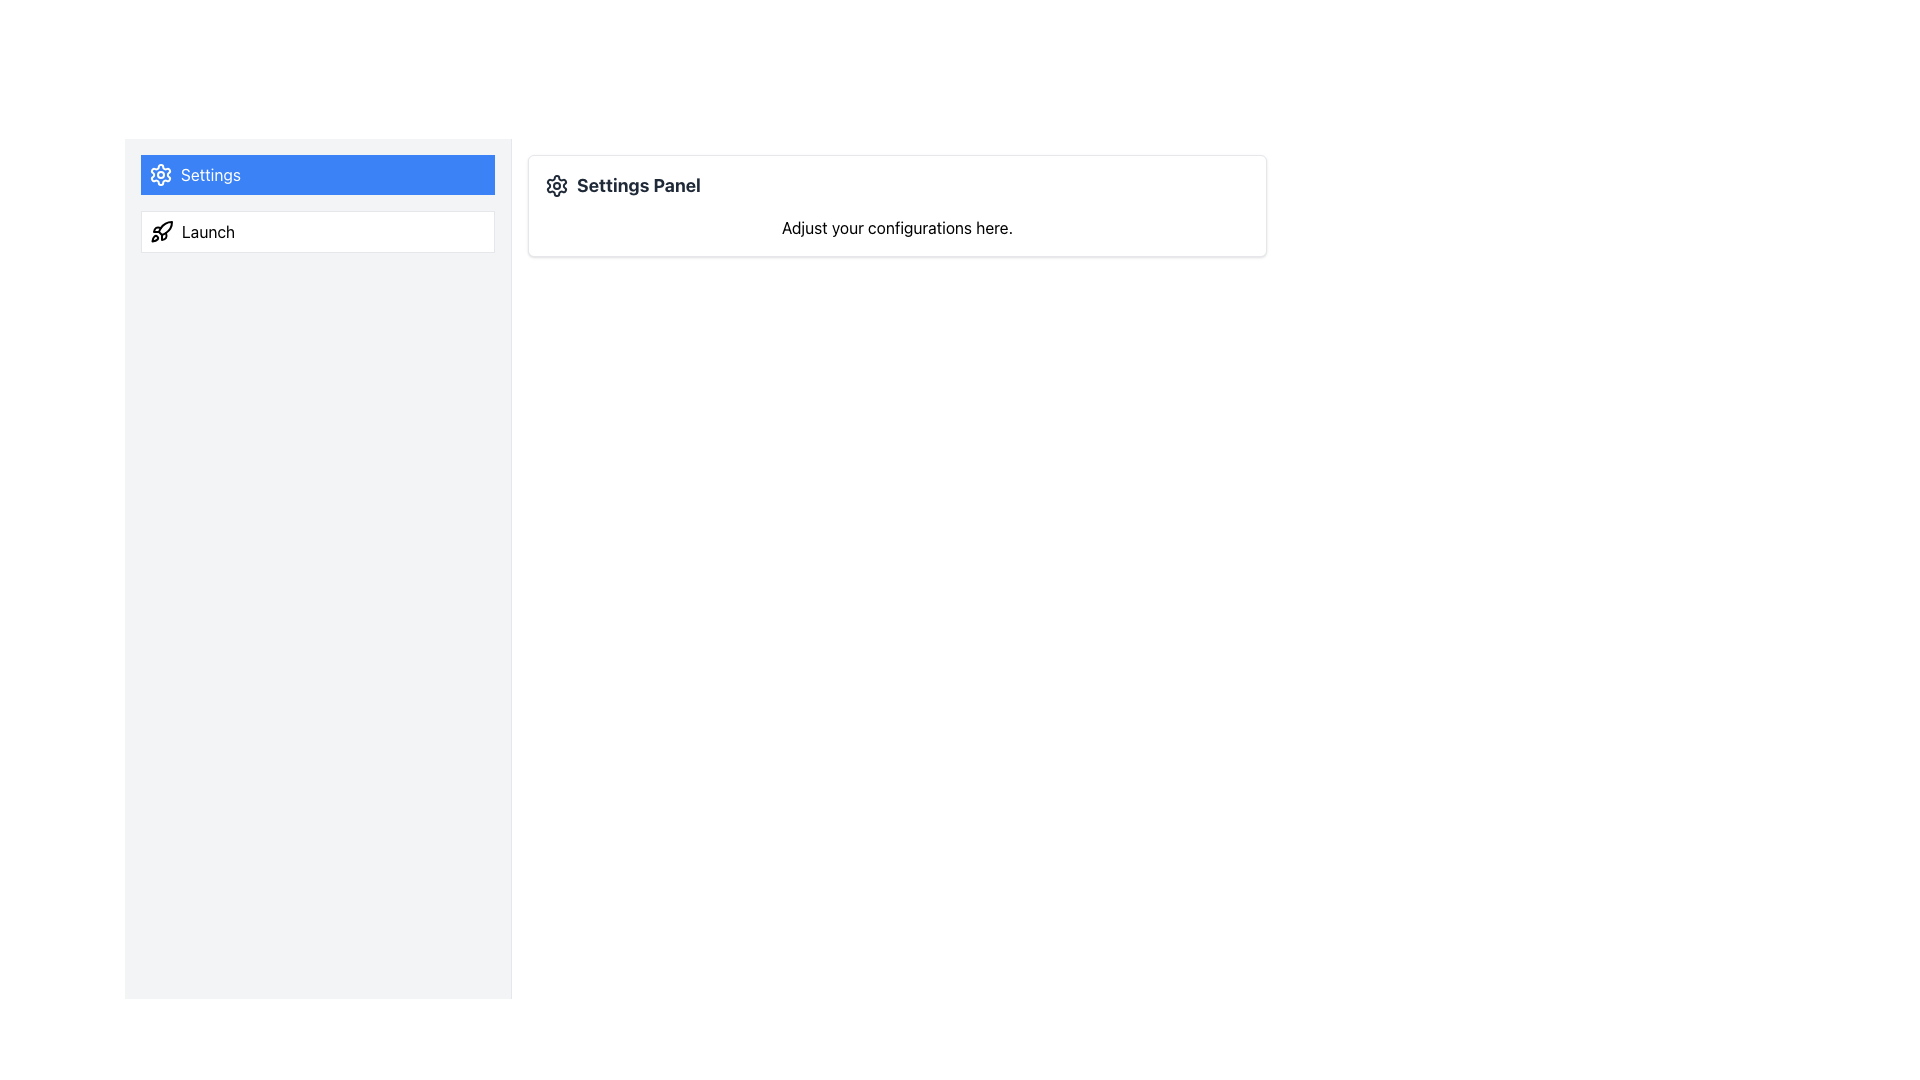  I want to click on the instructional text located at the bottom of the 'Settings Panel' card, directly below the 'Settings Panel' title and to the right of the settings icon, so click(896, 226).